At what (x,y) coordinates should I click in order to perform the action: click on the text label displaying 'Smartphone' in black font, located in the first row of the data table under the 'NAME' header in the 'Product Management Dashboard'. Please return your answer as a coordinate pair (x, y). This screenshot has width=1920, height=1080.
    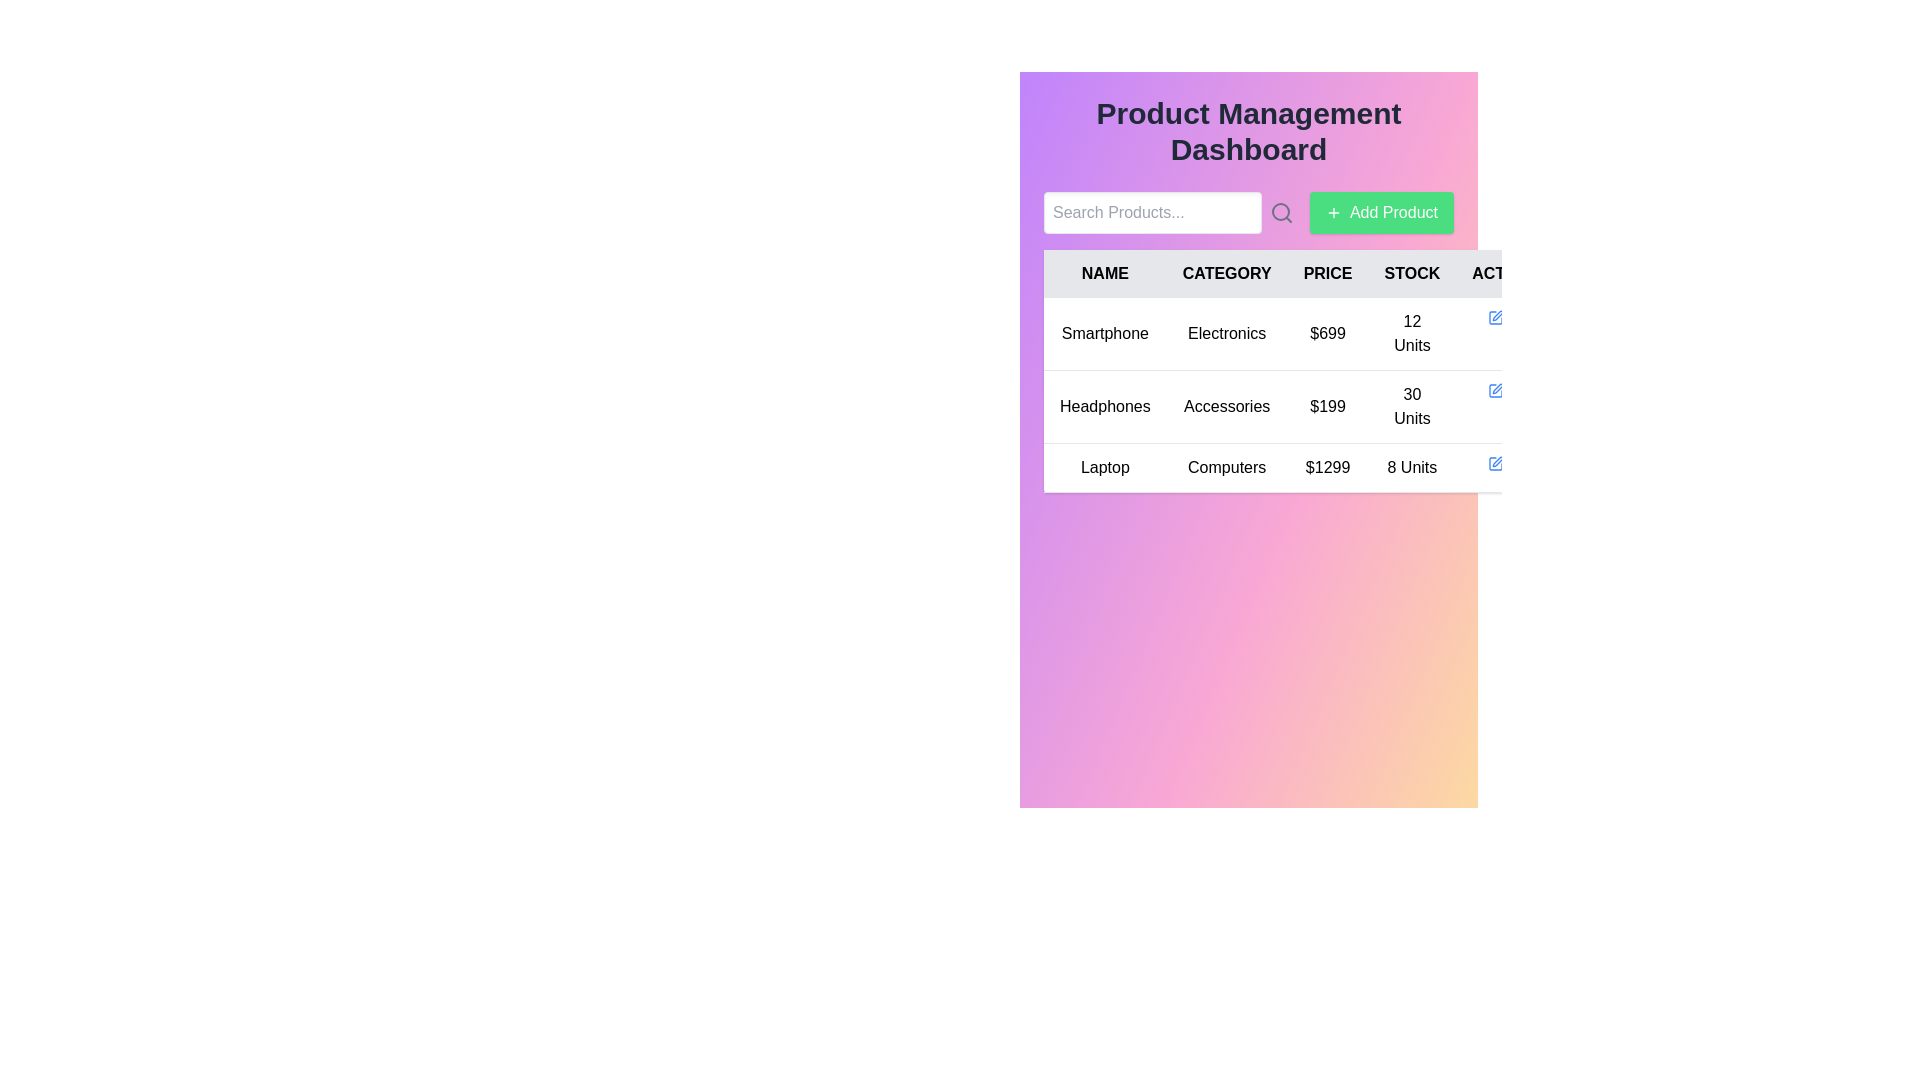
    Looking at the image, I should click on (1104, 333).